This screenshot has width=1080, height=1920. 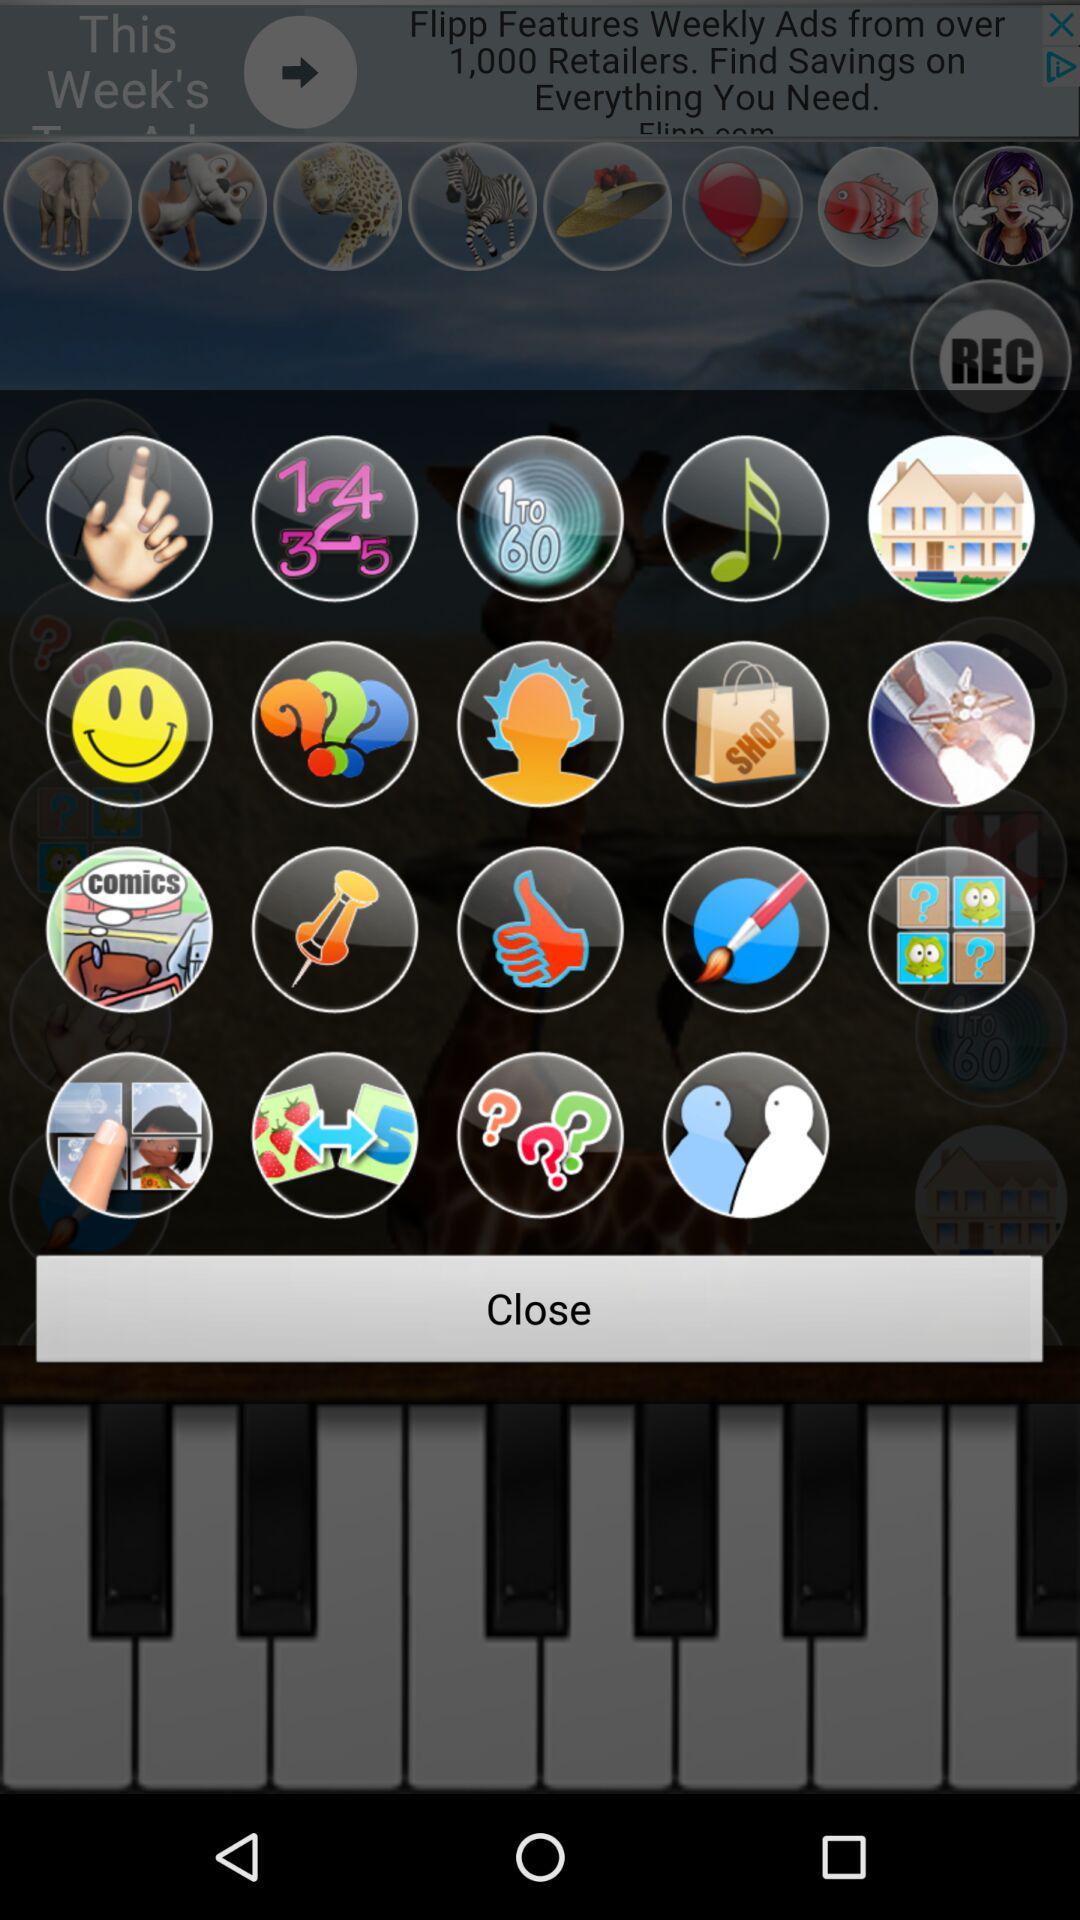 What do you see at coordinates (540, 1135) in the screenshot?
I see `the item above the close item` at bounding box center [540, 1135].